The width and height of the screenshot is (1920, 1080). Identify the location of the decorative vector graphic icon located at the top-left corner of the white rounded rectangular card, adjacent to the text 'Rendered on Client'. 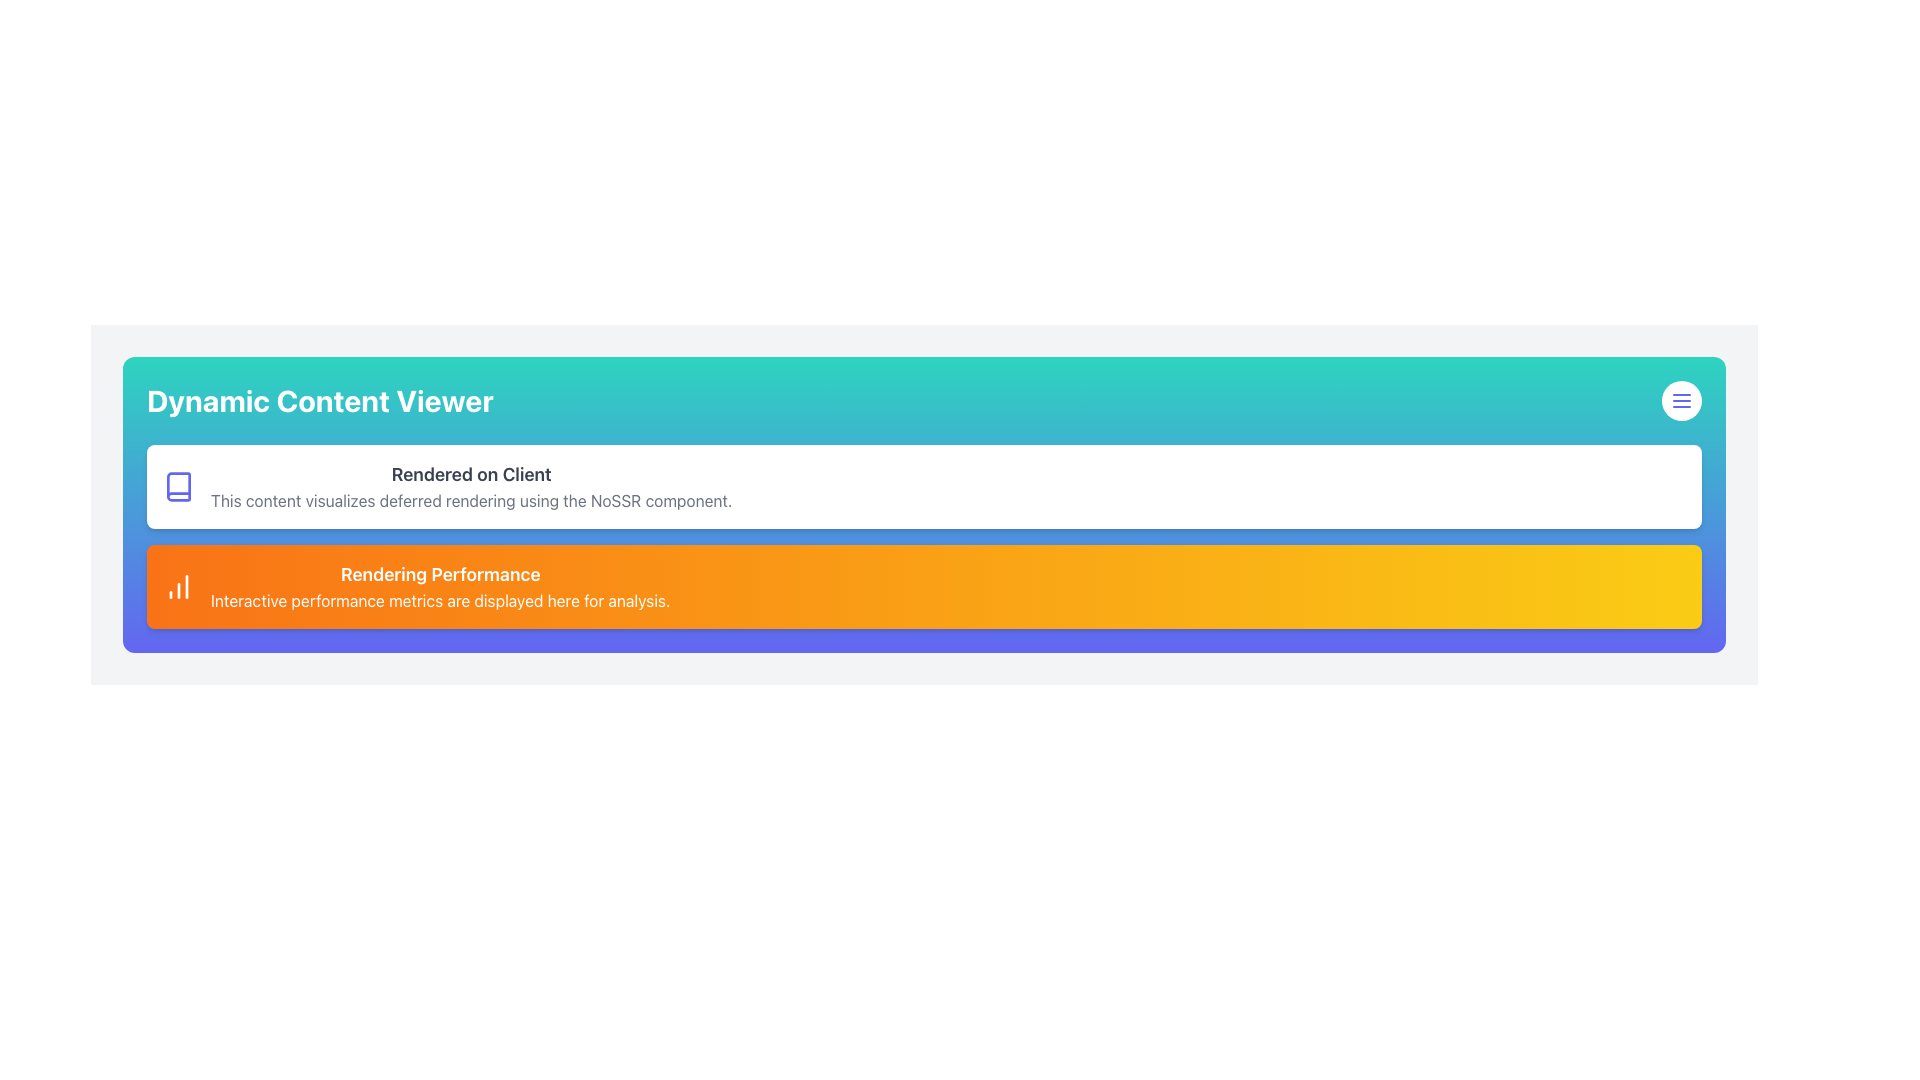
(178, 486).